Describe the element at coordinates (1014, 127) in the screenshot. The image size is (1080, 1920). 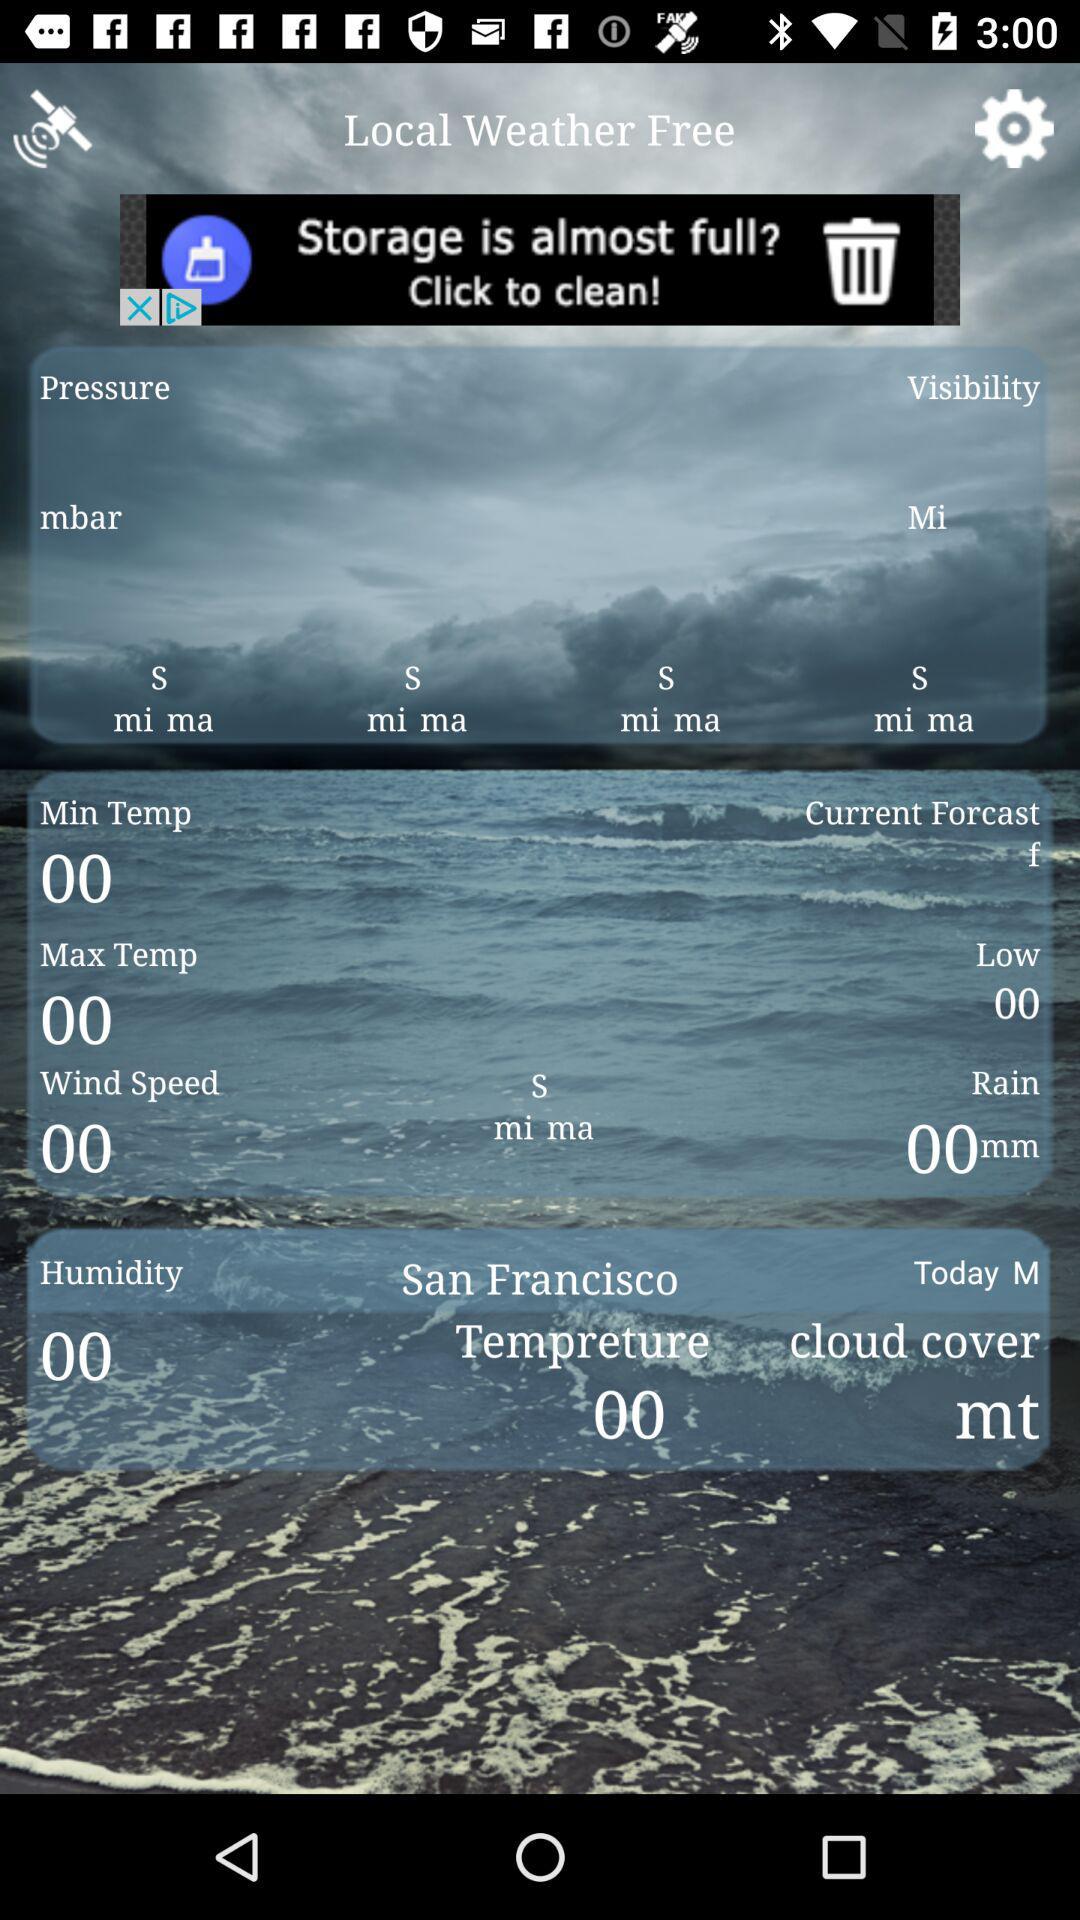
I see `icon above the visibility app` at that location.